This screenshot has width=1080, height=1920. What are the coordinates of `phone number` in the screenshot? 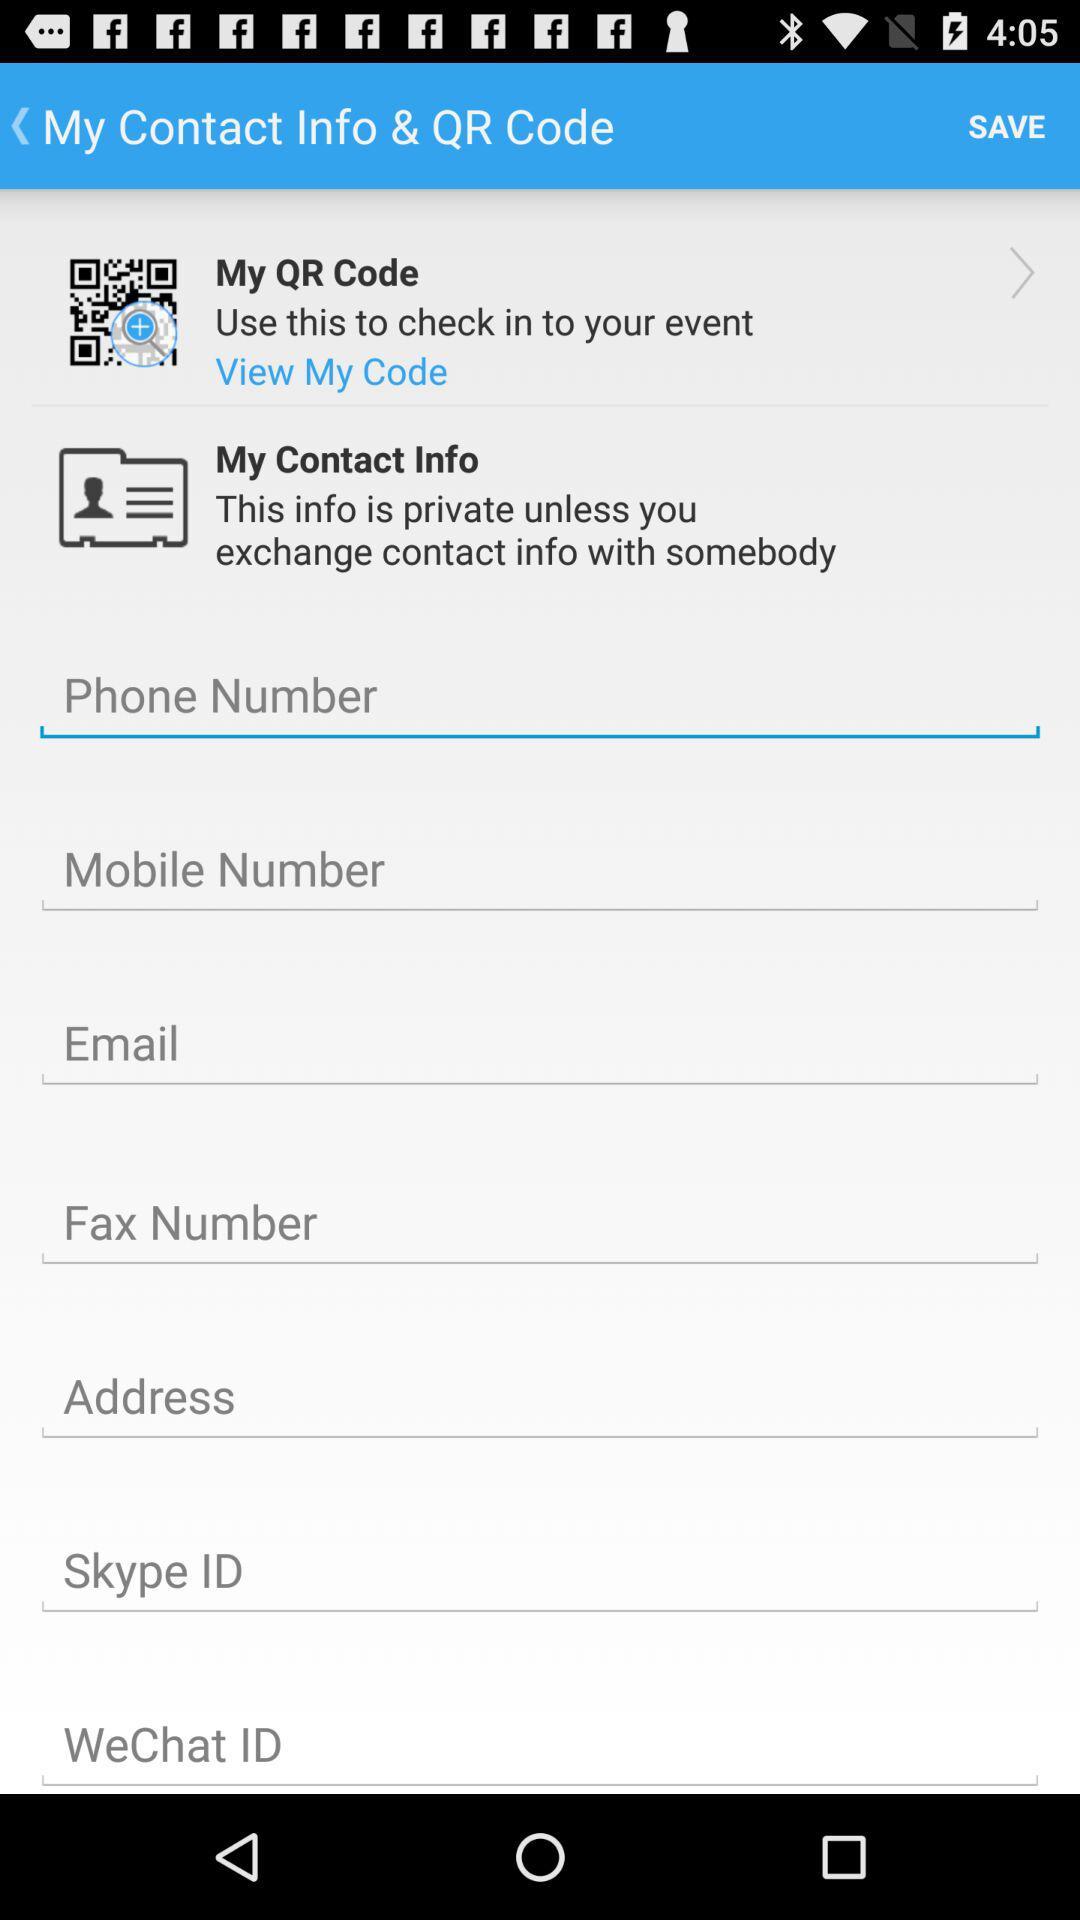 It's located at (540, 695).